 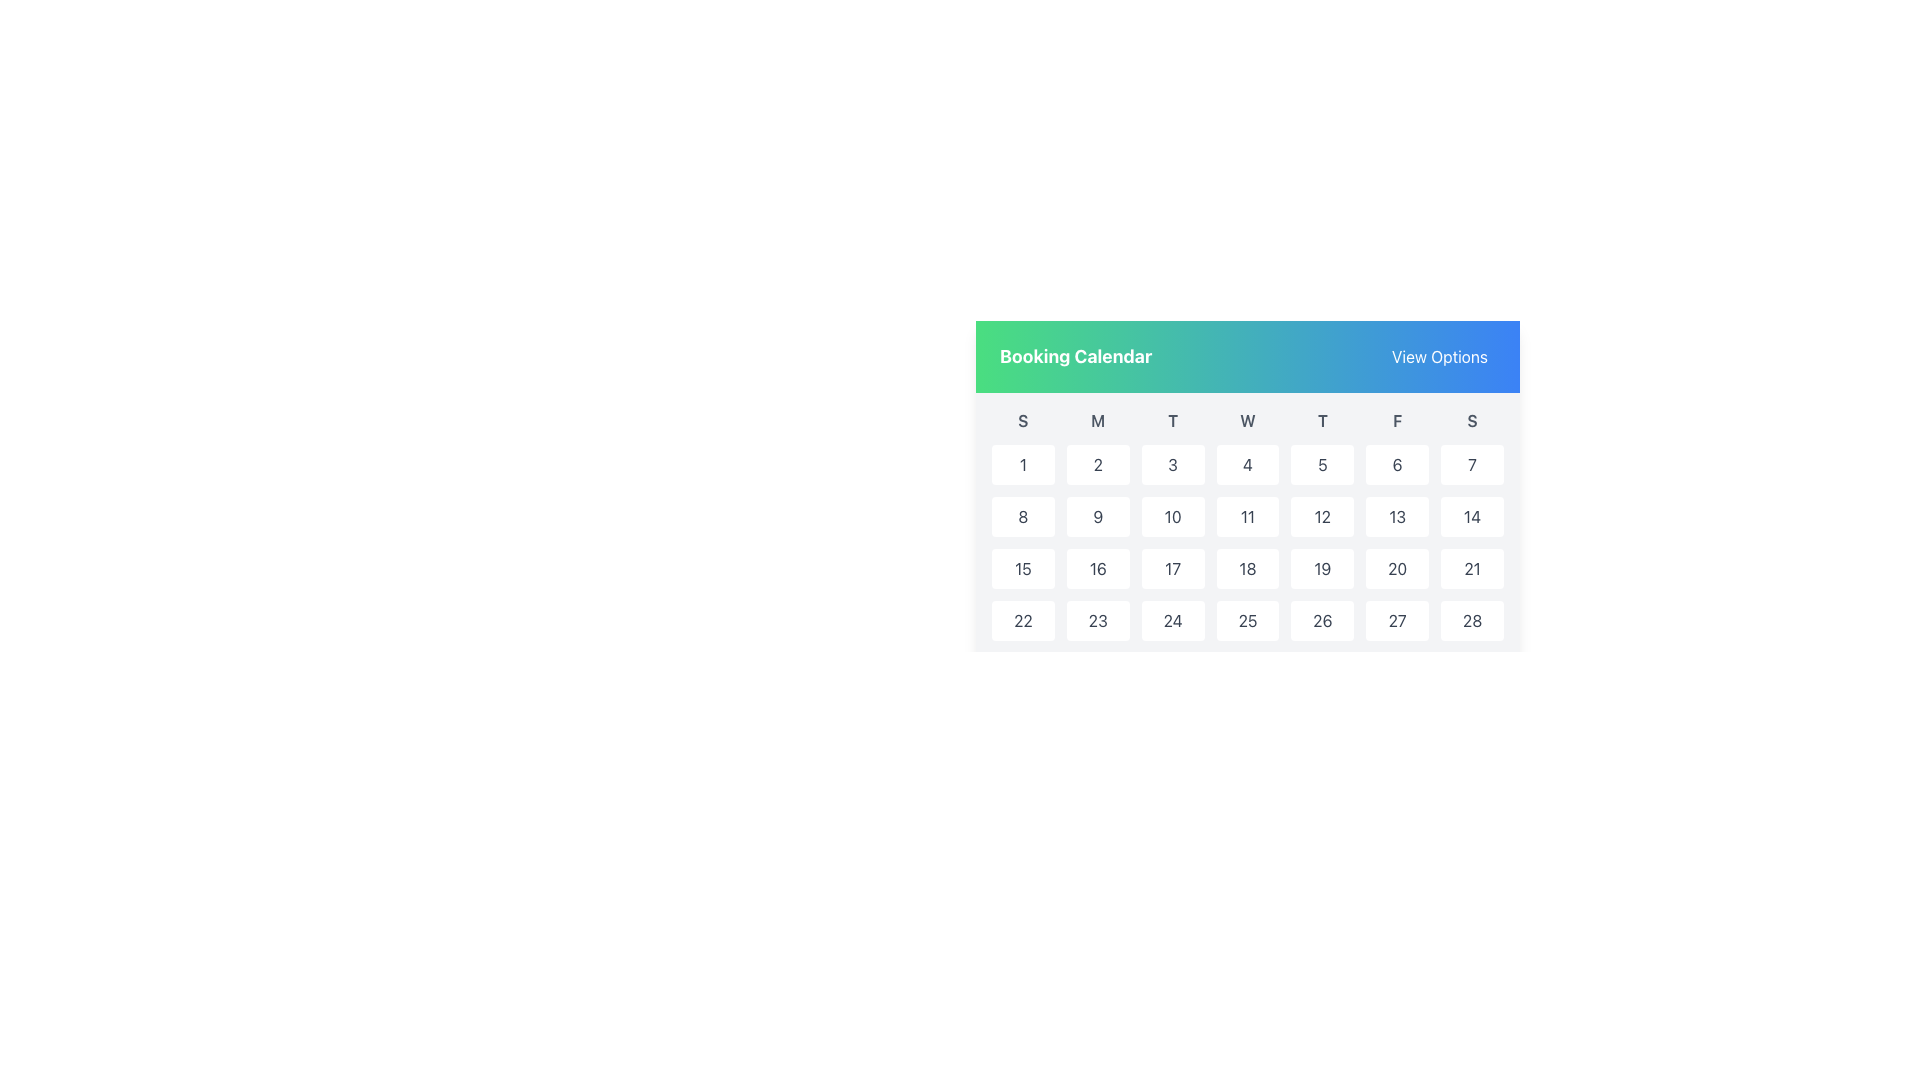 What do you see at coordinates (1097, 569) in the screenshot?
I see `the calendar date cell displaying the number '16'` at bounding box center [1097, 569].